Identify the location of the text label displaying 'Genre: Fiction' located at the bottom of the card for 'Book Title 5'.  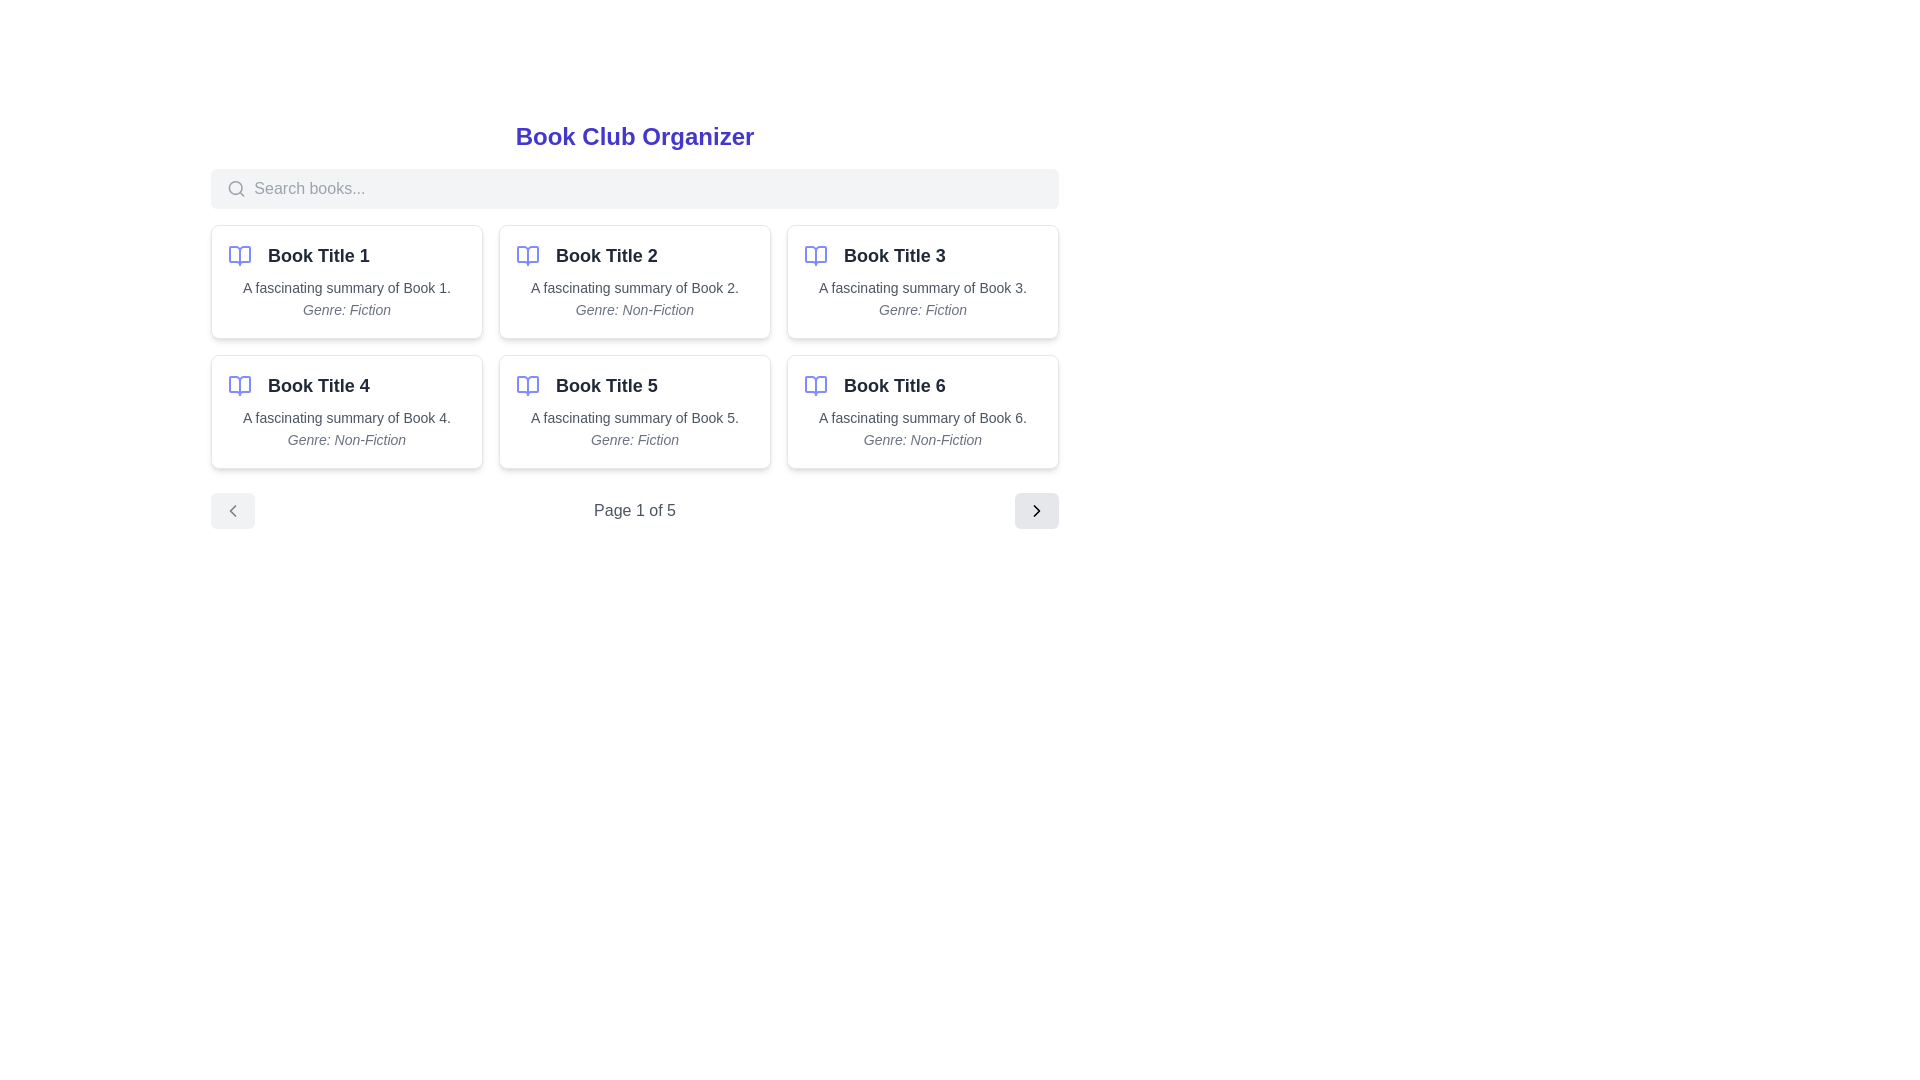
(633, 438).